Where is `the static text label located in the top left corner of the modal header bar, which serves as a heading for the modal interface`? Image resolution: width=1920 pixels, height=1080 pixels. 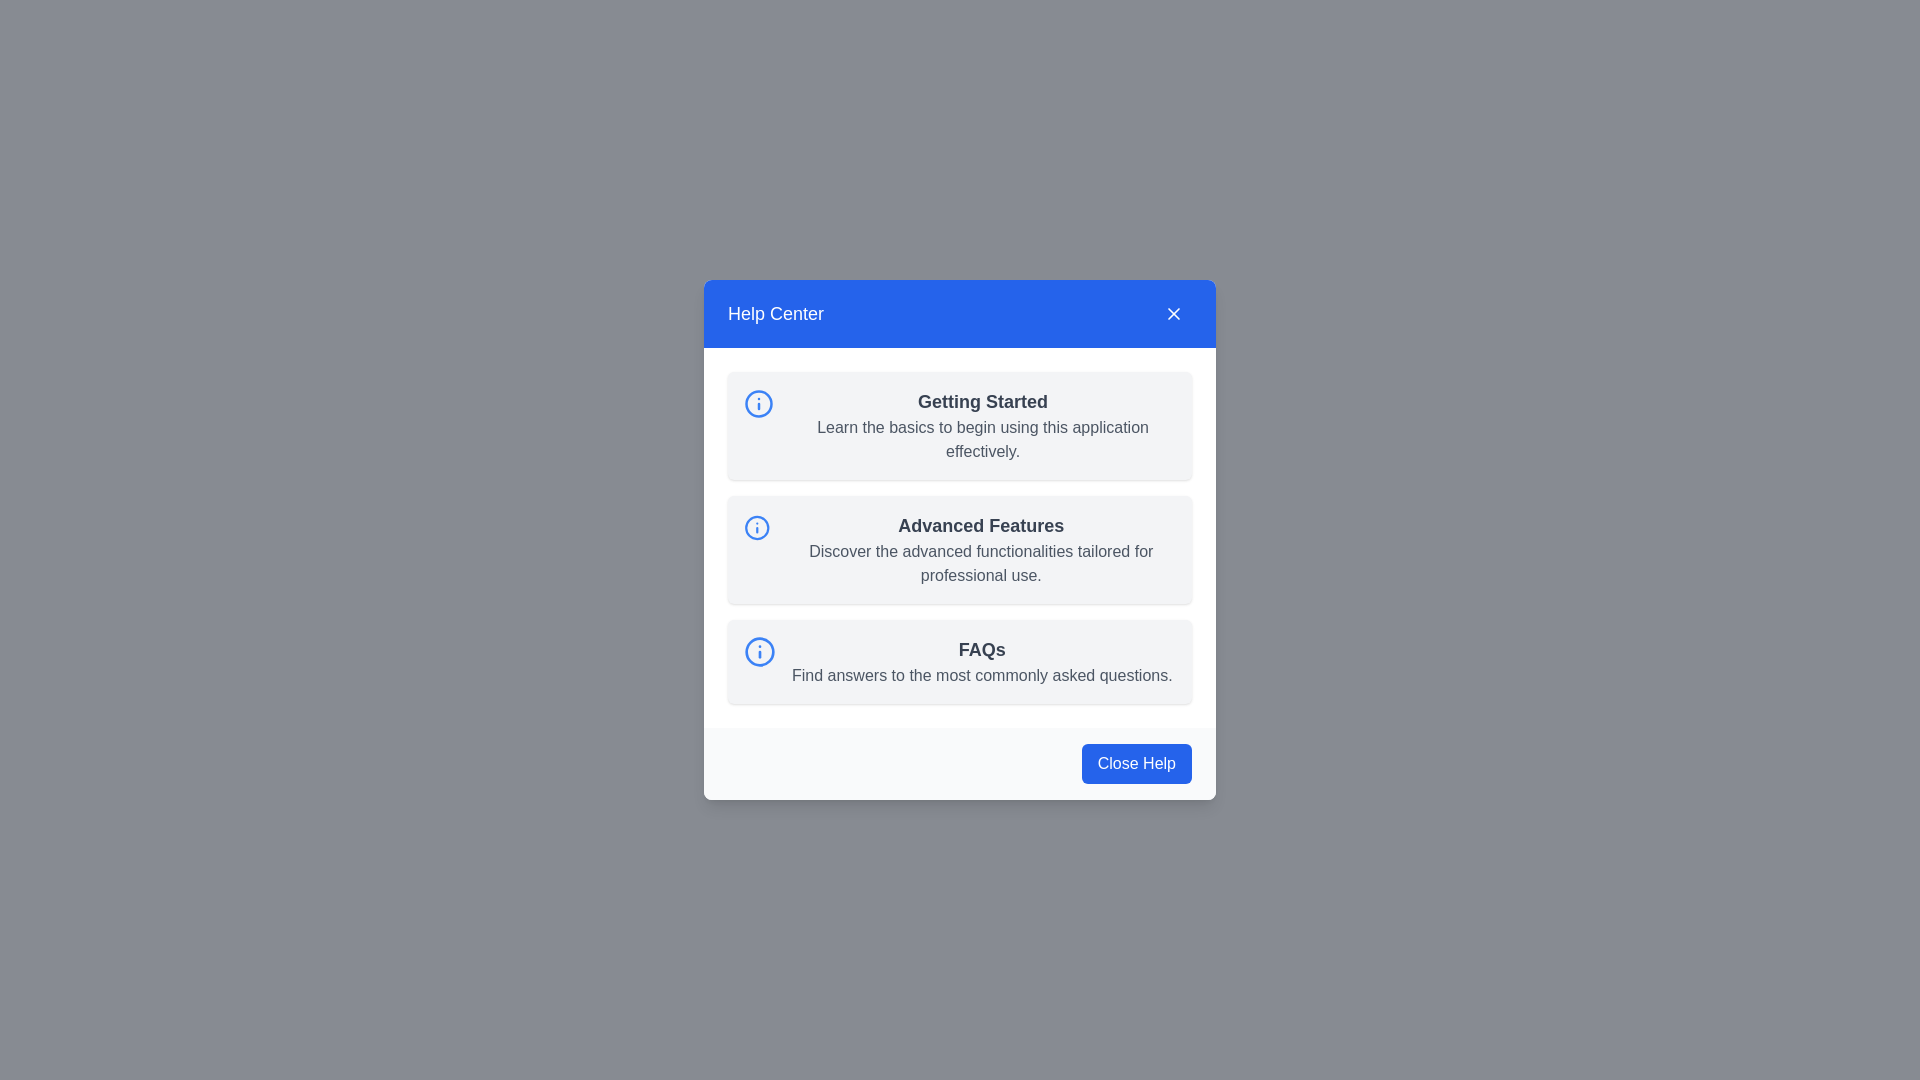 the static text label located in the top left corner of the modal header bar, which serves as a heading for the modal interface is located at coordinates (775, 313).